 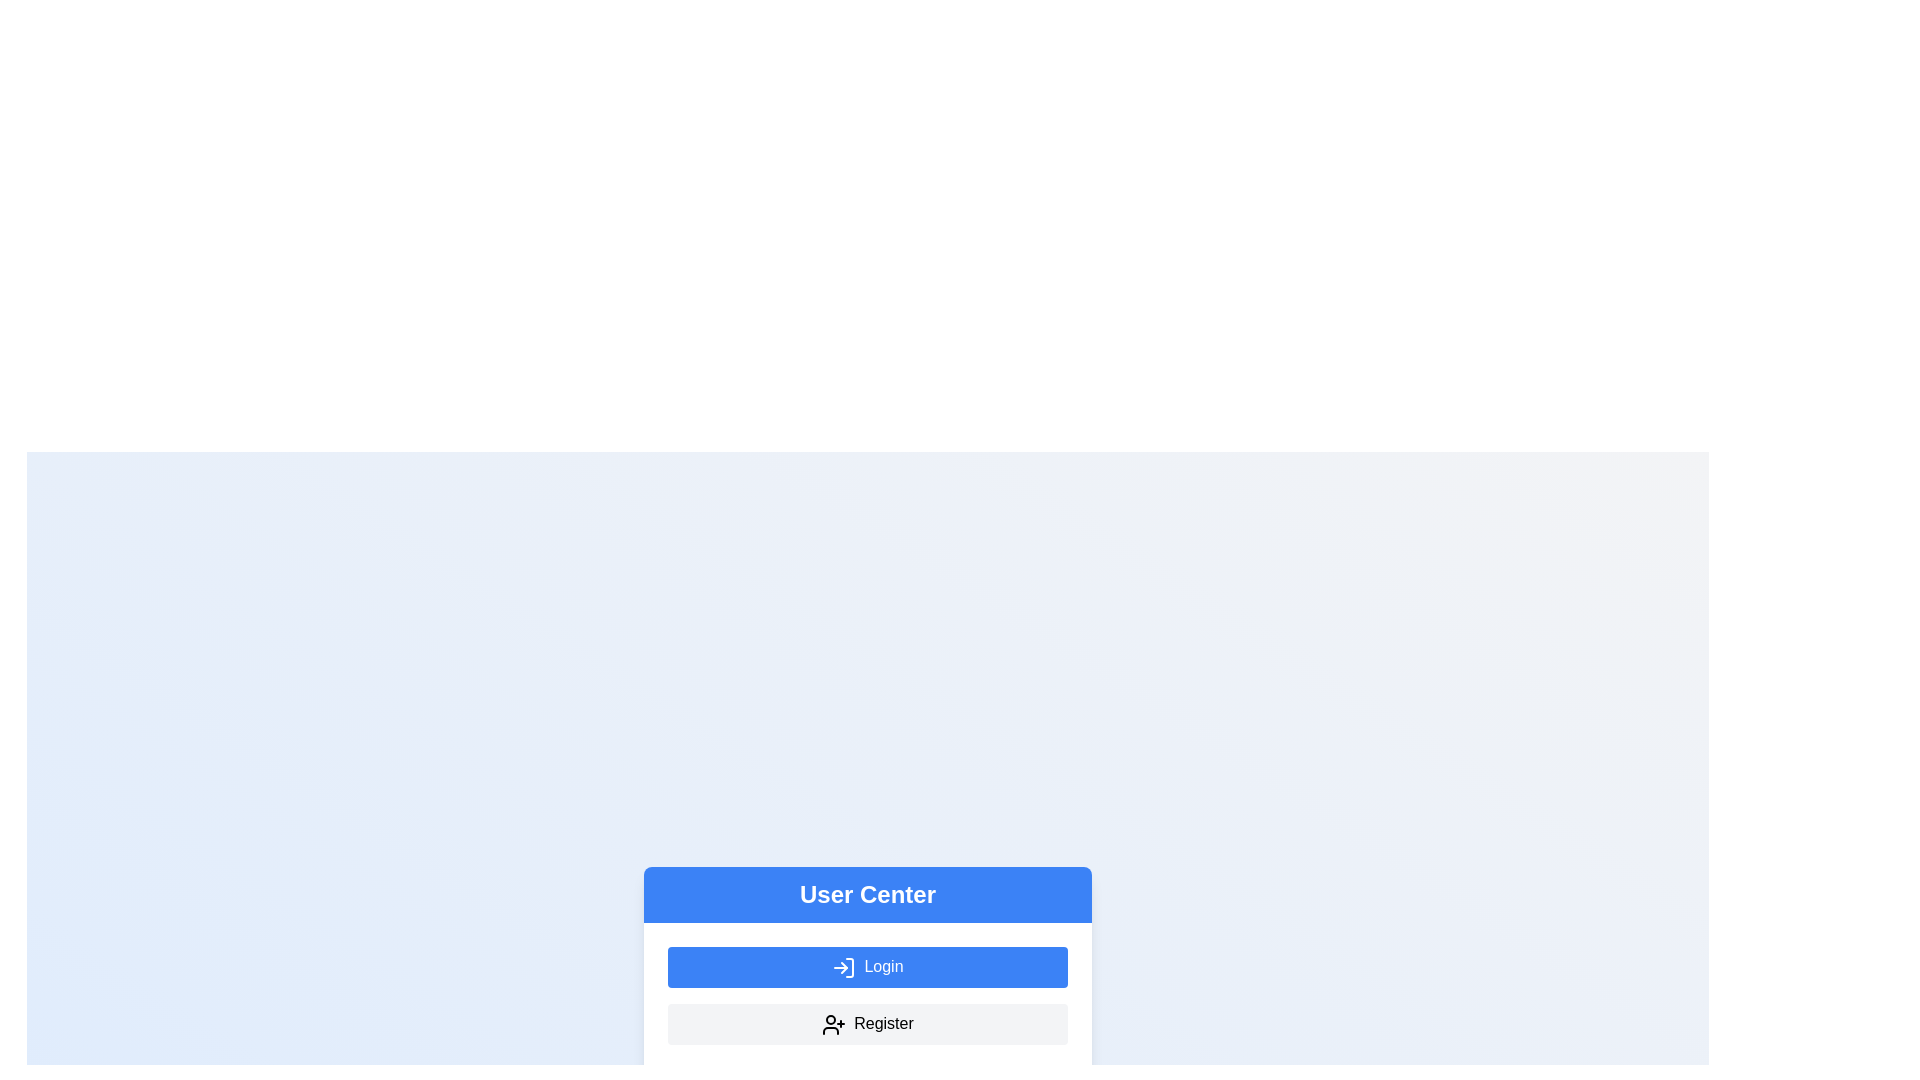 I want to click on the login button located in the center of its section, directly above the 'Register' button and below the 'User Center' heading, so click(x=868, y=966).